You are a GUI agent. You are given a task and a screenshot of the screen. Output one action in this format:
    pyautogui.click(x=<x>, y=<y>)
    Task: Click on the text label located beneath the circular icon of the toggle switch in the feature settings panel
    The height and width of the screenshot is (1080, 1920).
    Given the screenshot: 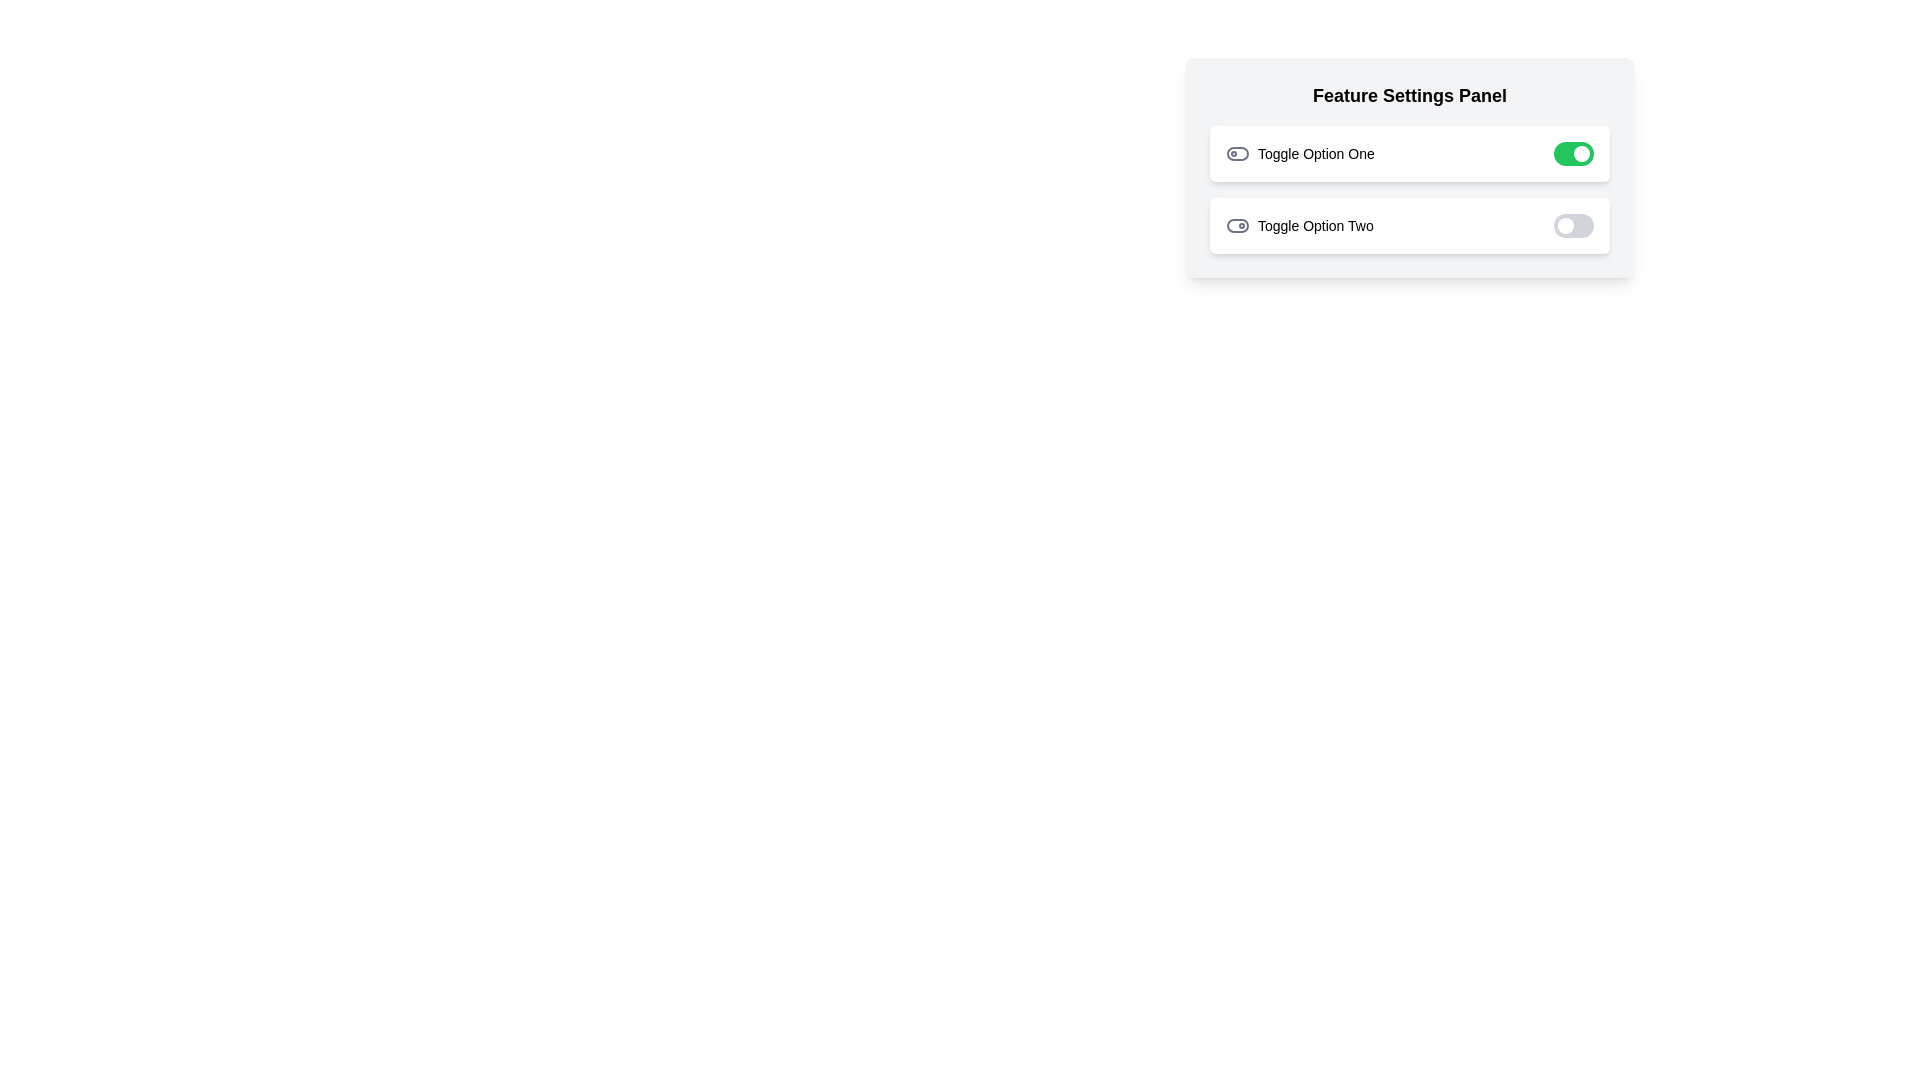 What is the action you would take?
    pyautogui.click(x=1316, y=153)
    